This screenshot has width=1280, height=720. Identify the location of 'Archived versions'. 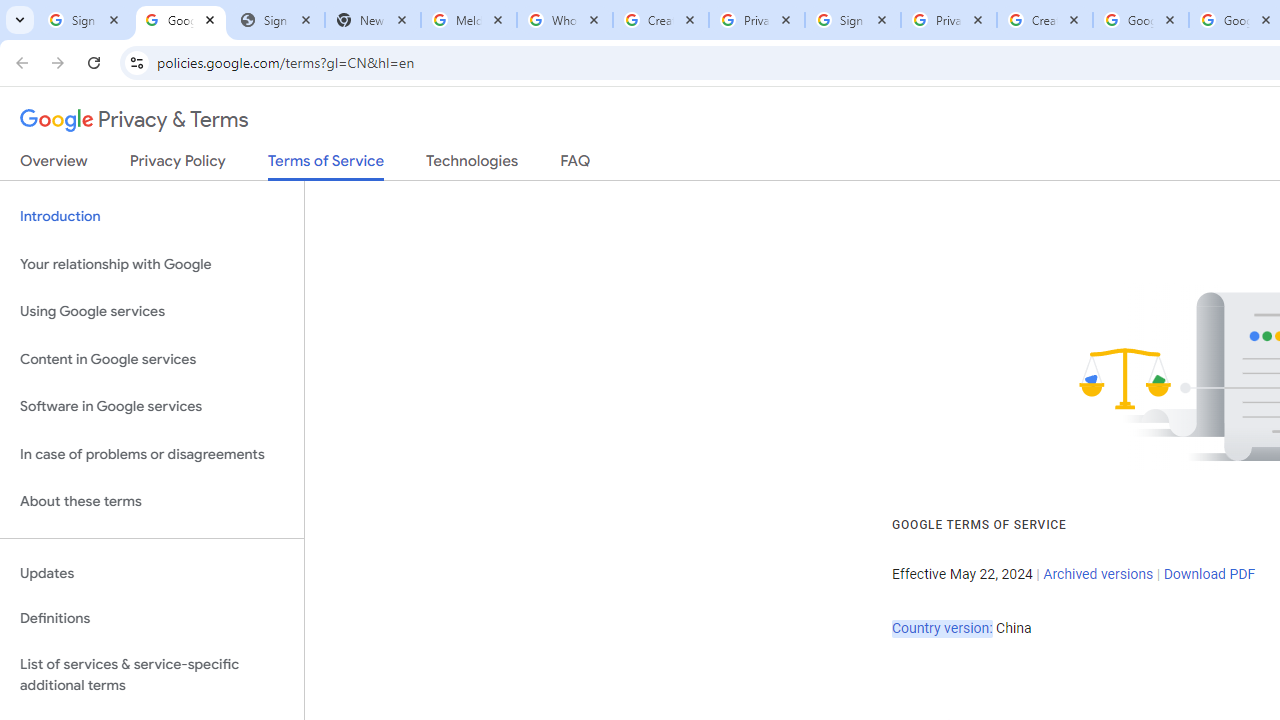
(1097, 574).